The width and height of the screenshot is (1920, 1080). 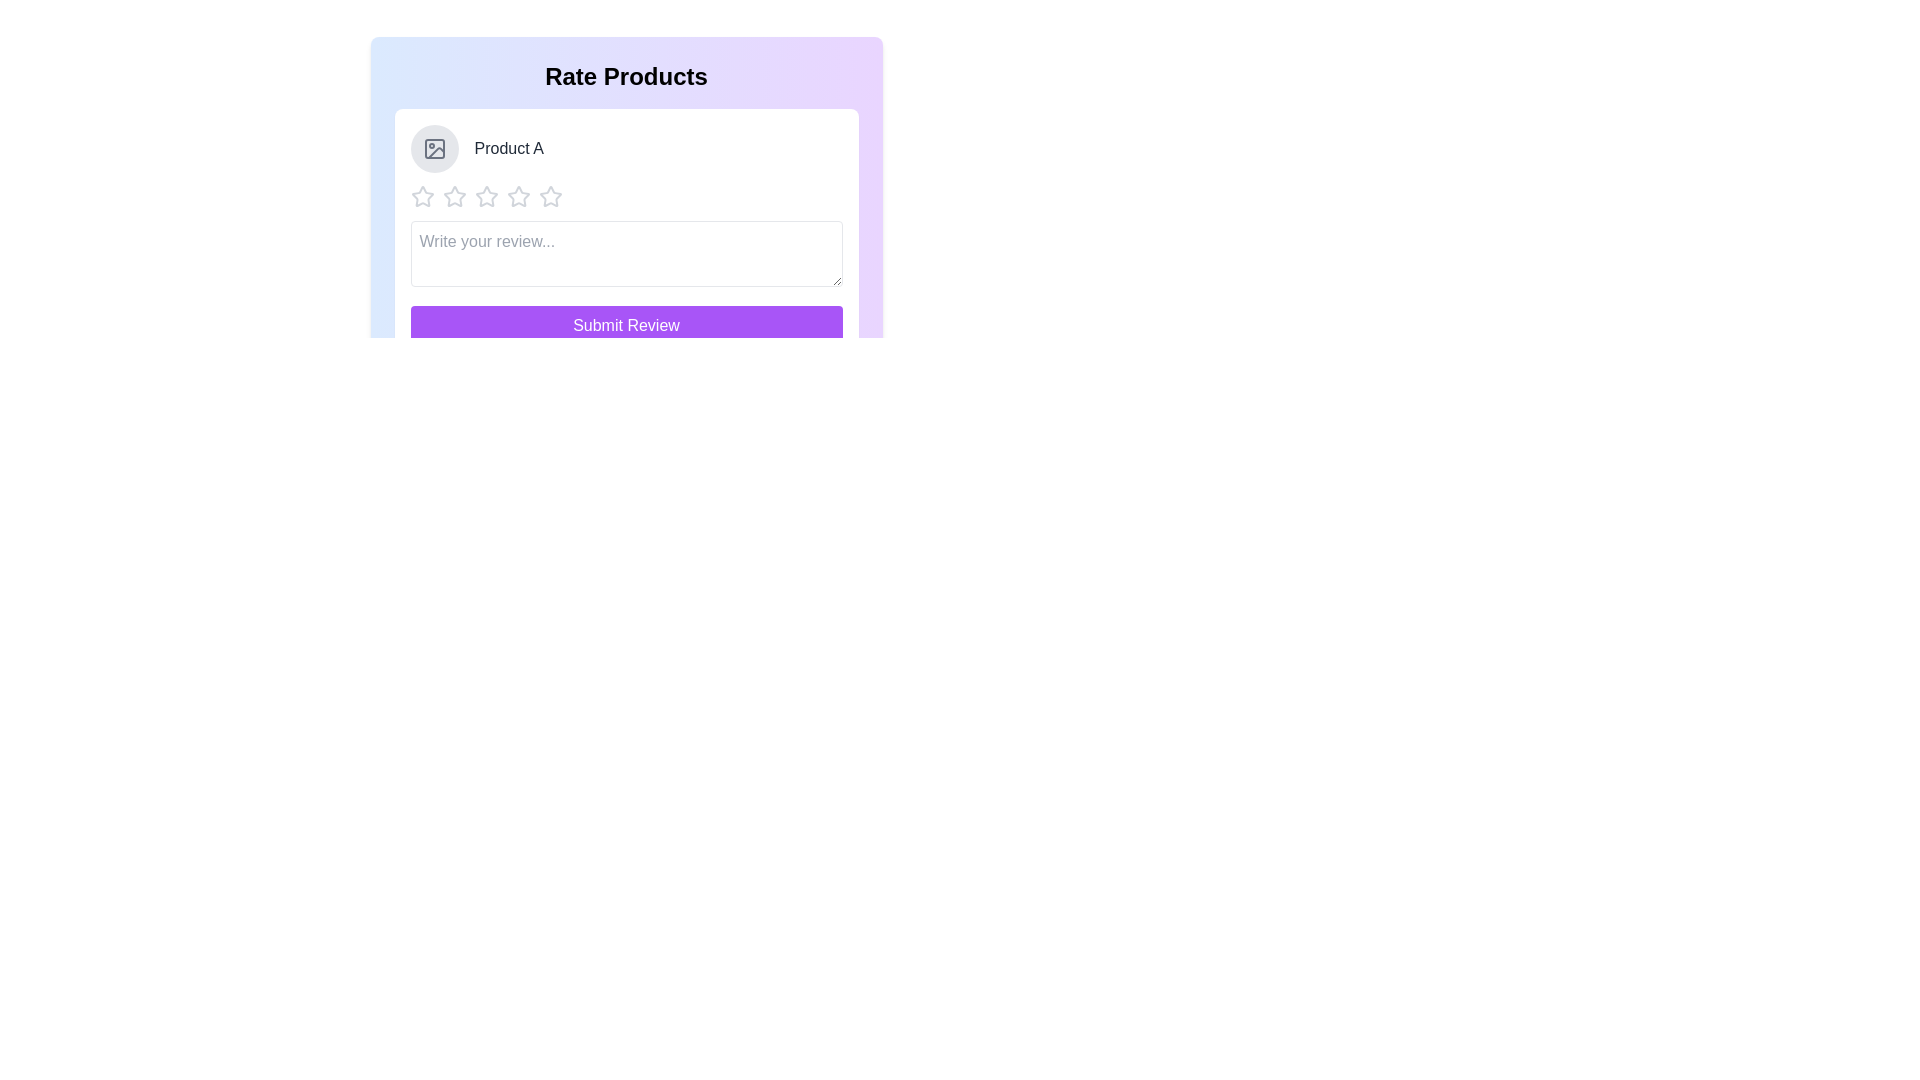 I want to click on the star corresponding to the desired rating 2, so click(x=453, y=196).